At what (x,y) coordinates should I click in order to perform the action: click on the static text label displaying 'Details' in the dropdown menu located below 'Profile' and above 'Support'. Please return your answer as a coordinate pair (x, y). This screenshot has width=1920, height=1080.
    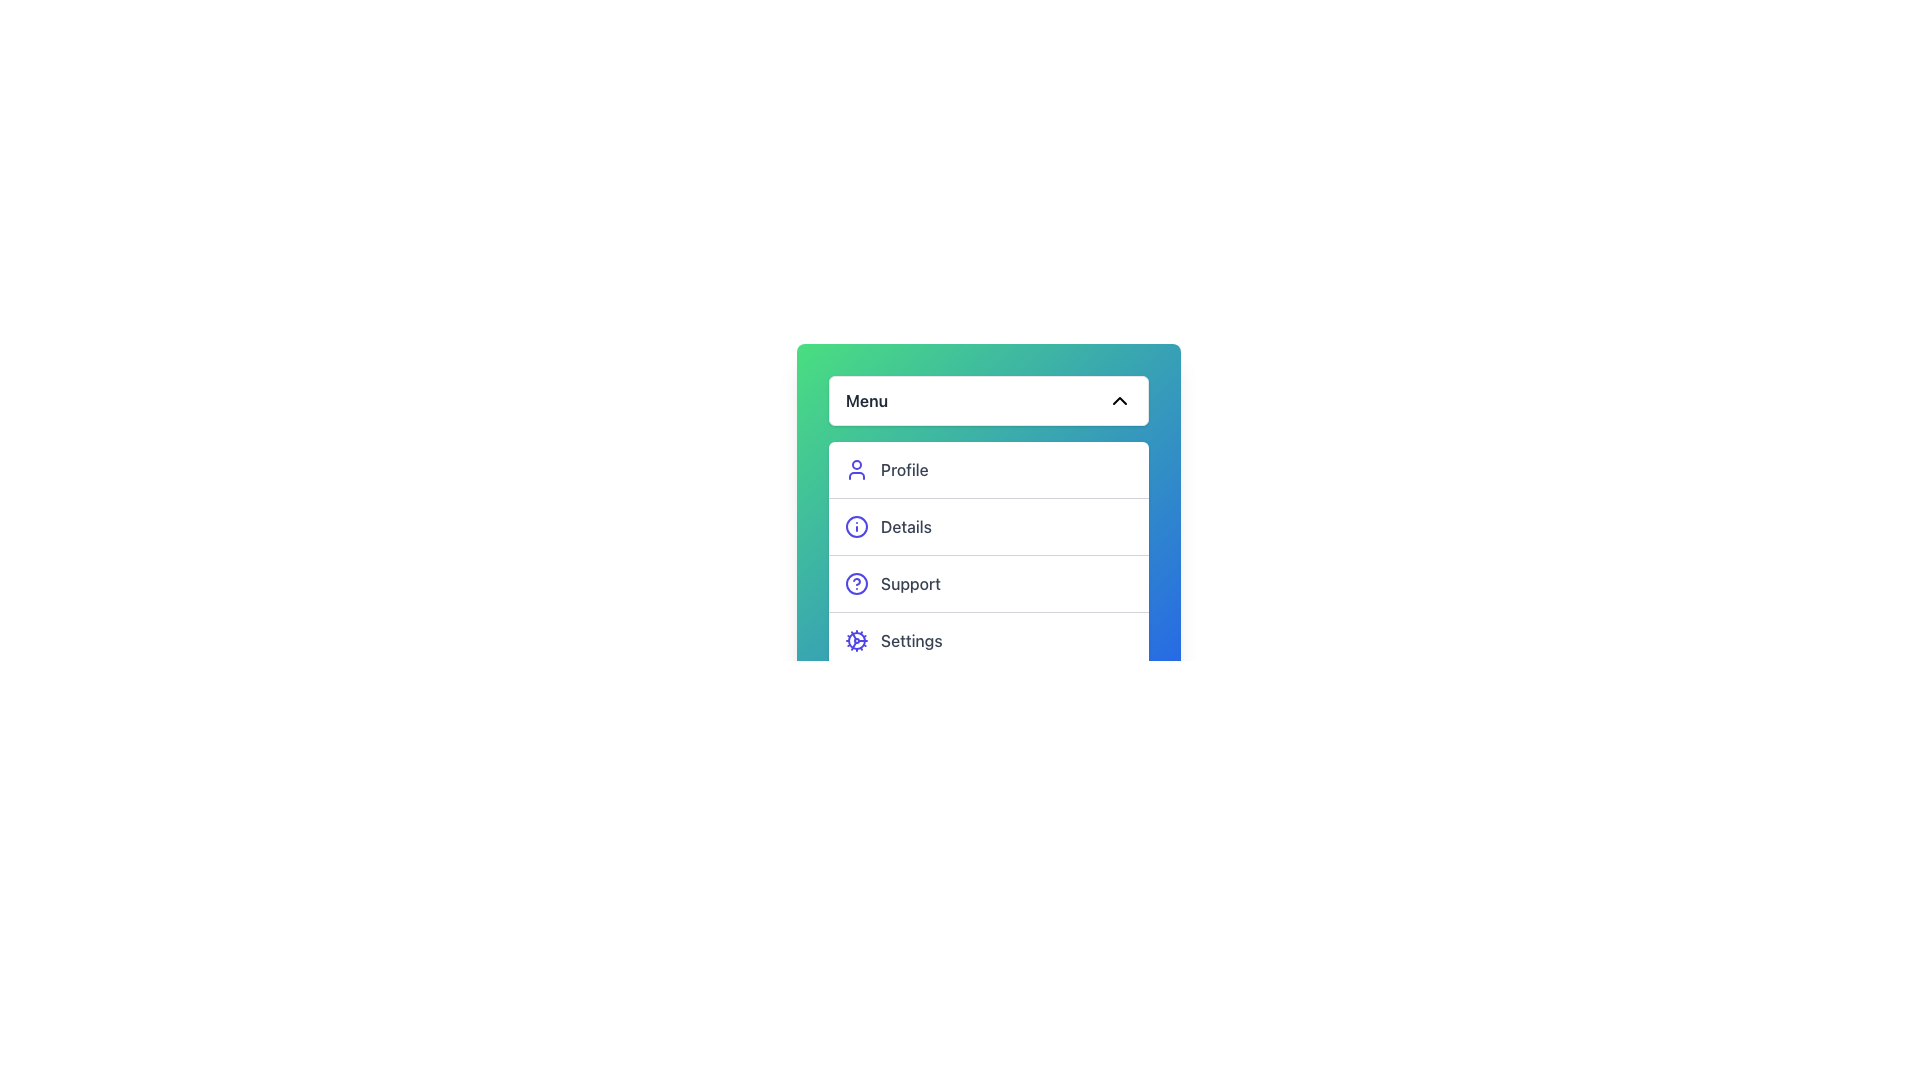
    Looking at the image, I should click on (905, 526).